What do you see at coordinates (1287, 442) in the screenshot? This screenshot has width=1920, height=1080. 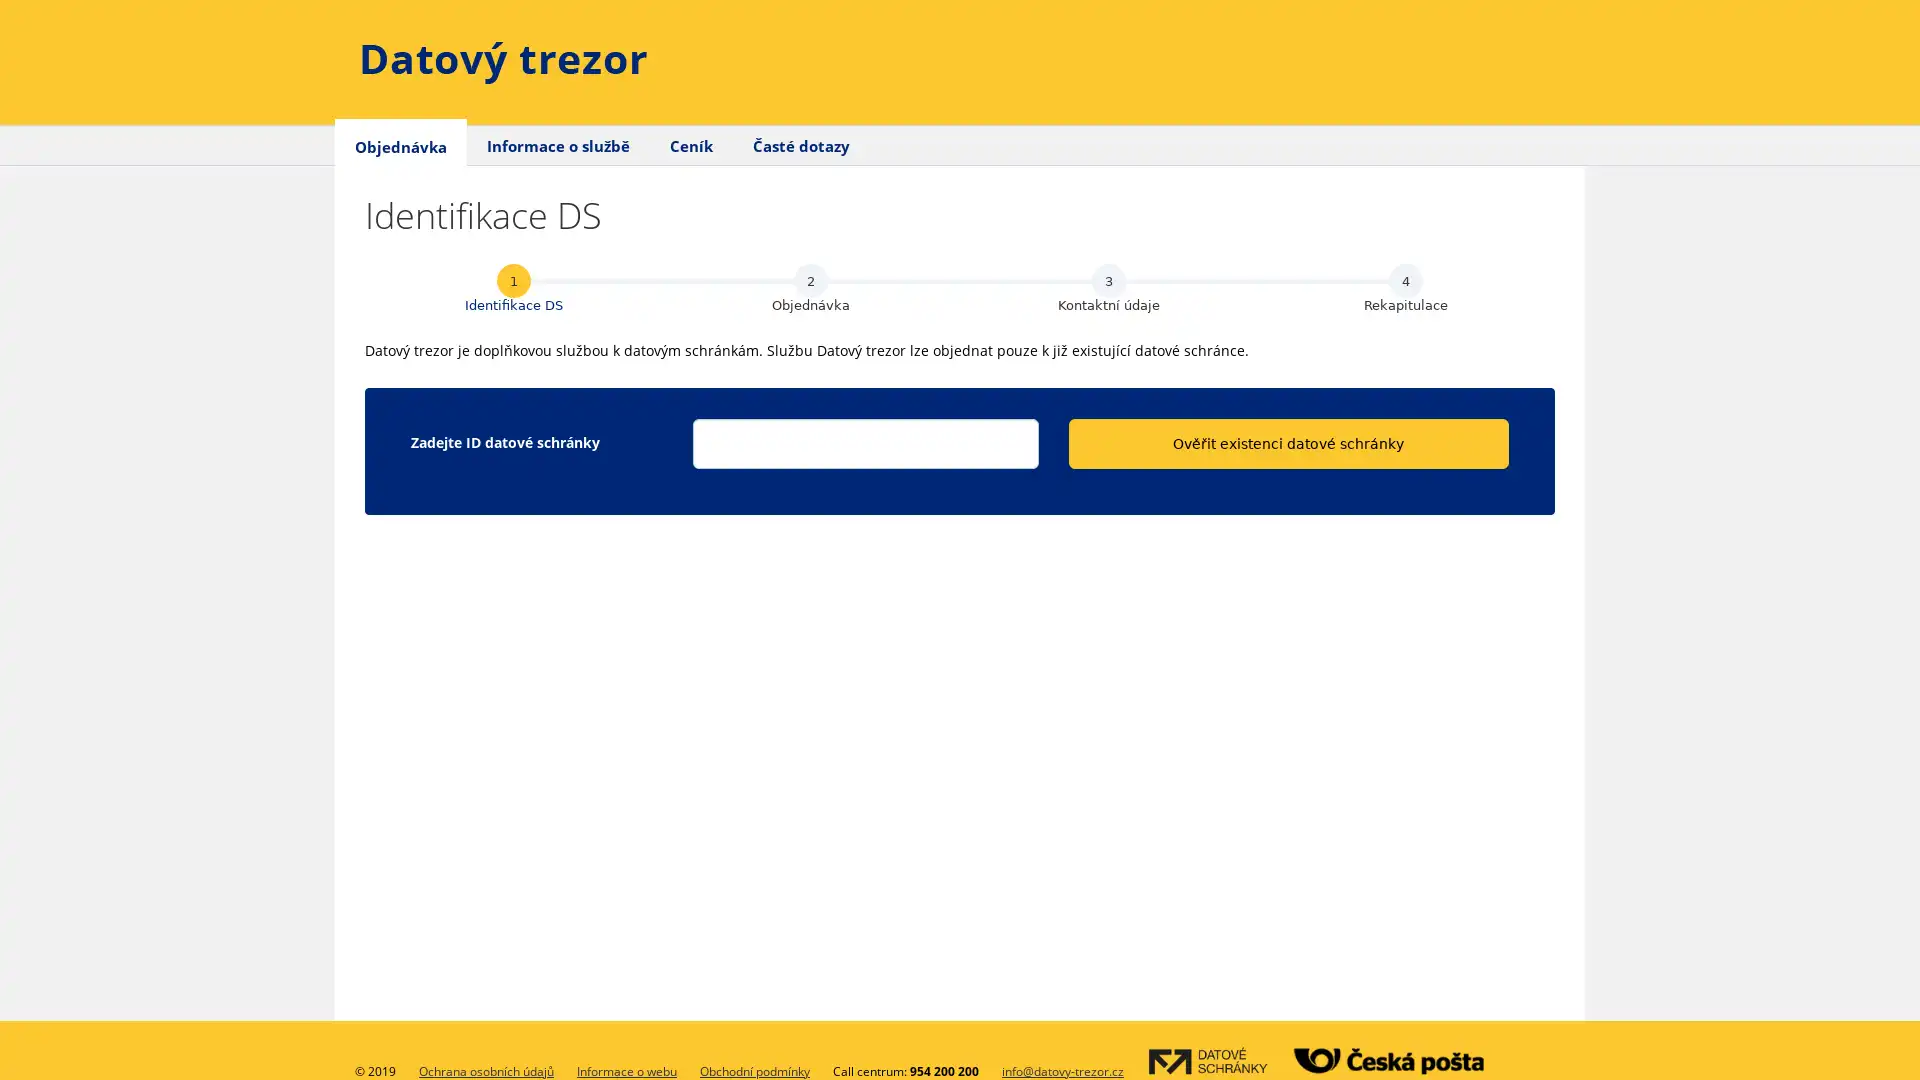 I see `Overit existenci datove schranky` at bounding box center [1287, 442].